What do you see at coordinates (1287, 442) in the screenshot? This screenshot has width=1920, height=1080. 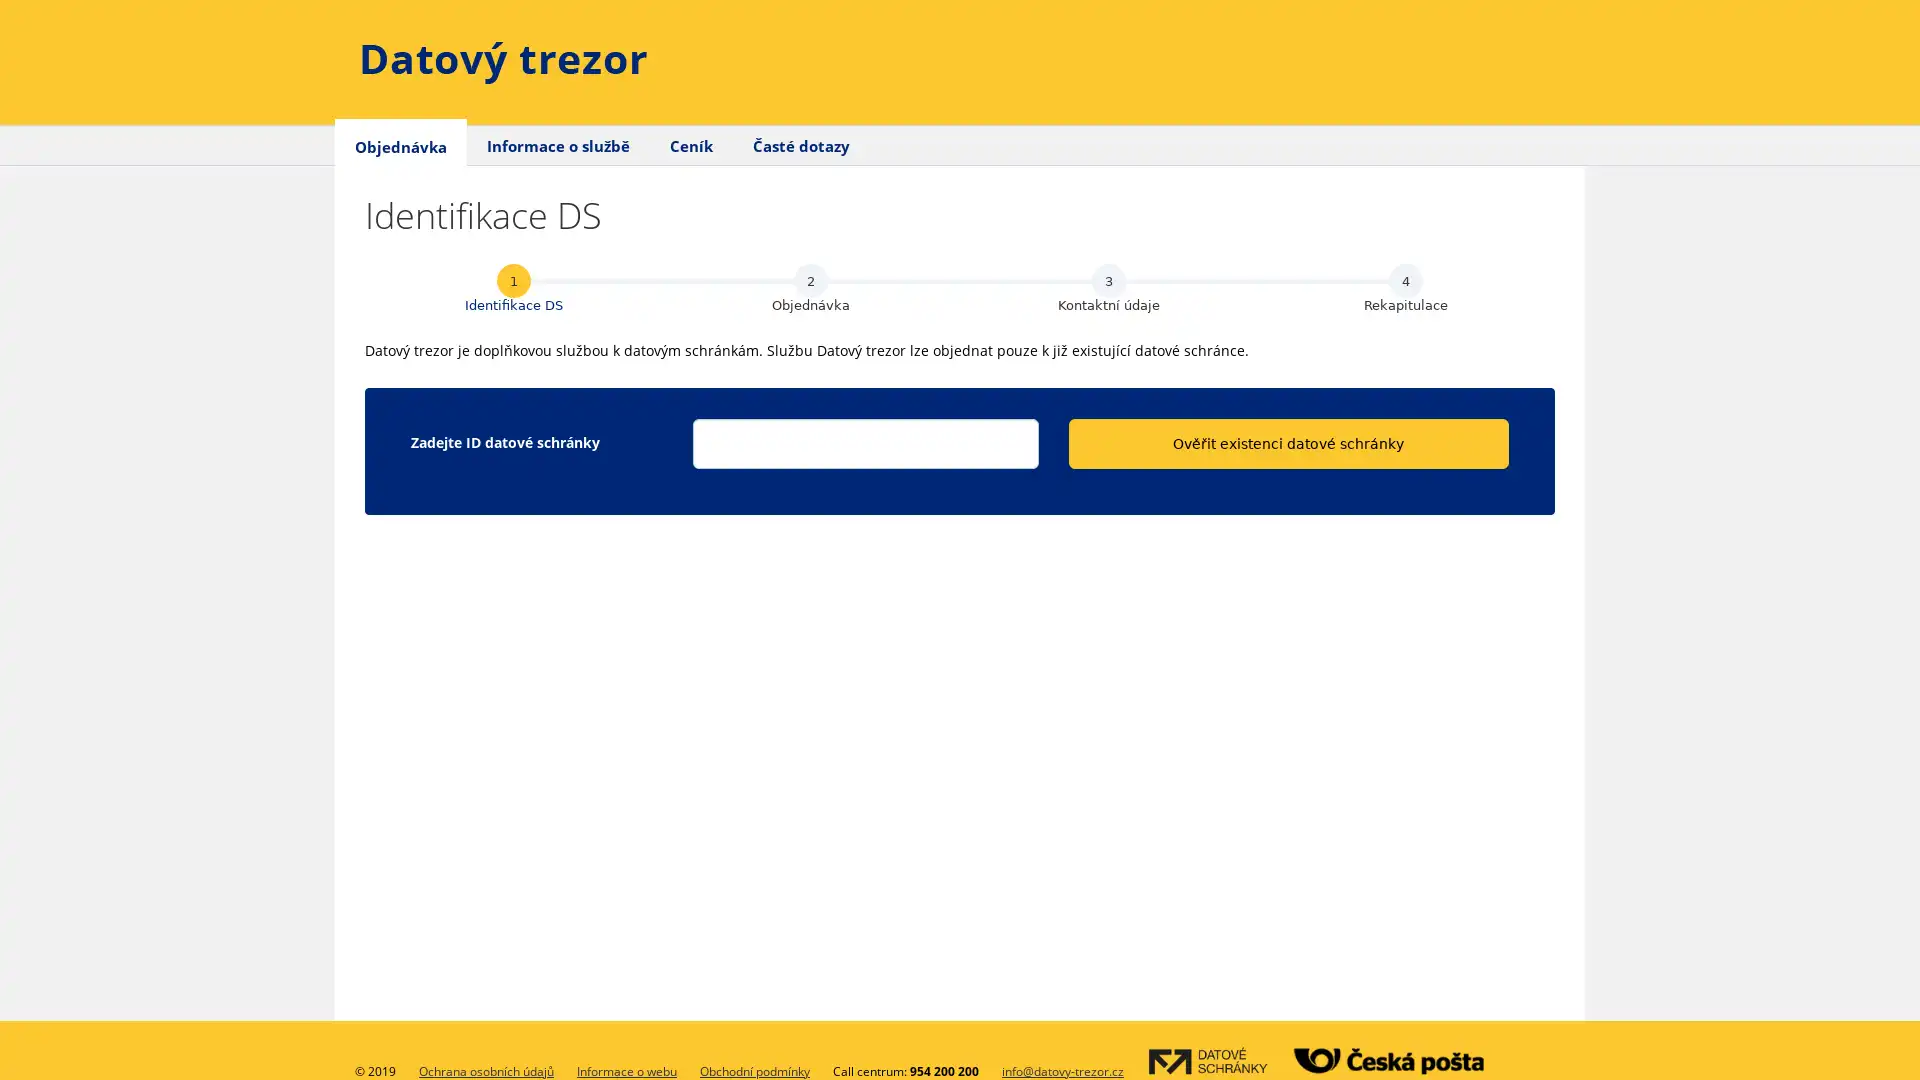 I see `Overit existenci datove schranky` at bounding box center [1287, 442].